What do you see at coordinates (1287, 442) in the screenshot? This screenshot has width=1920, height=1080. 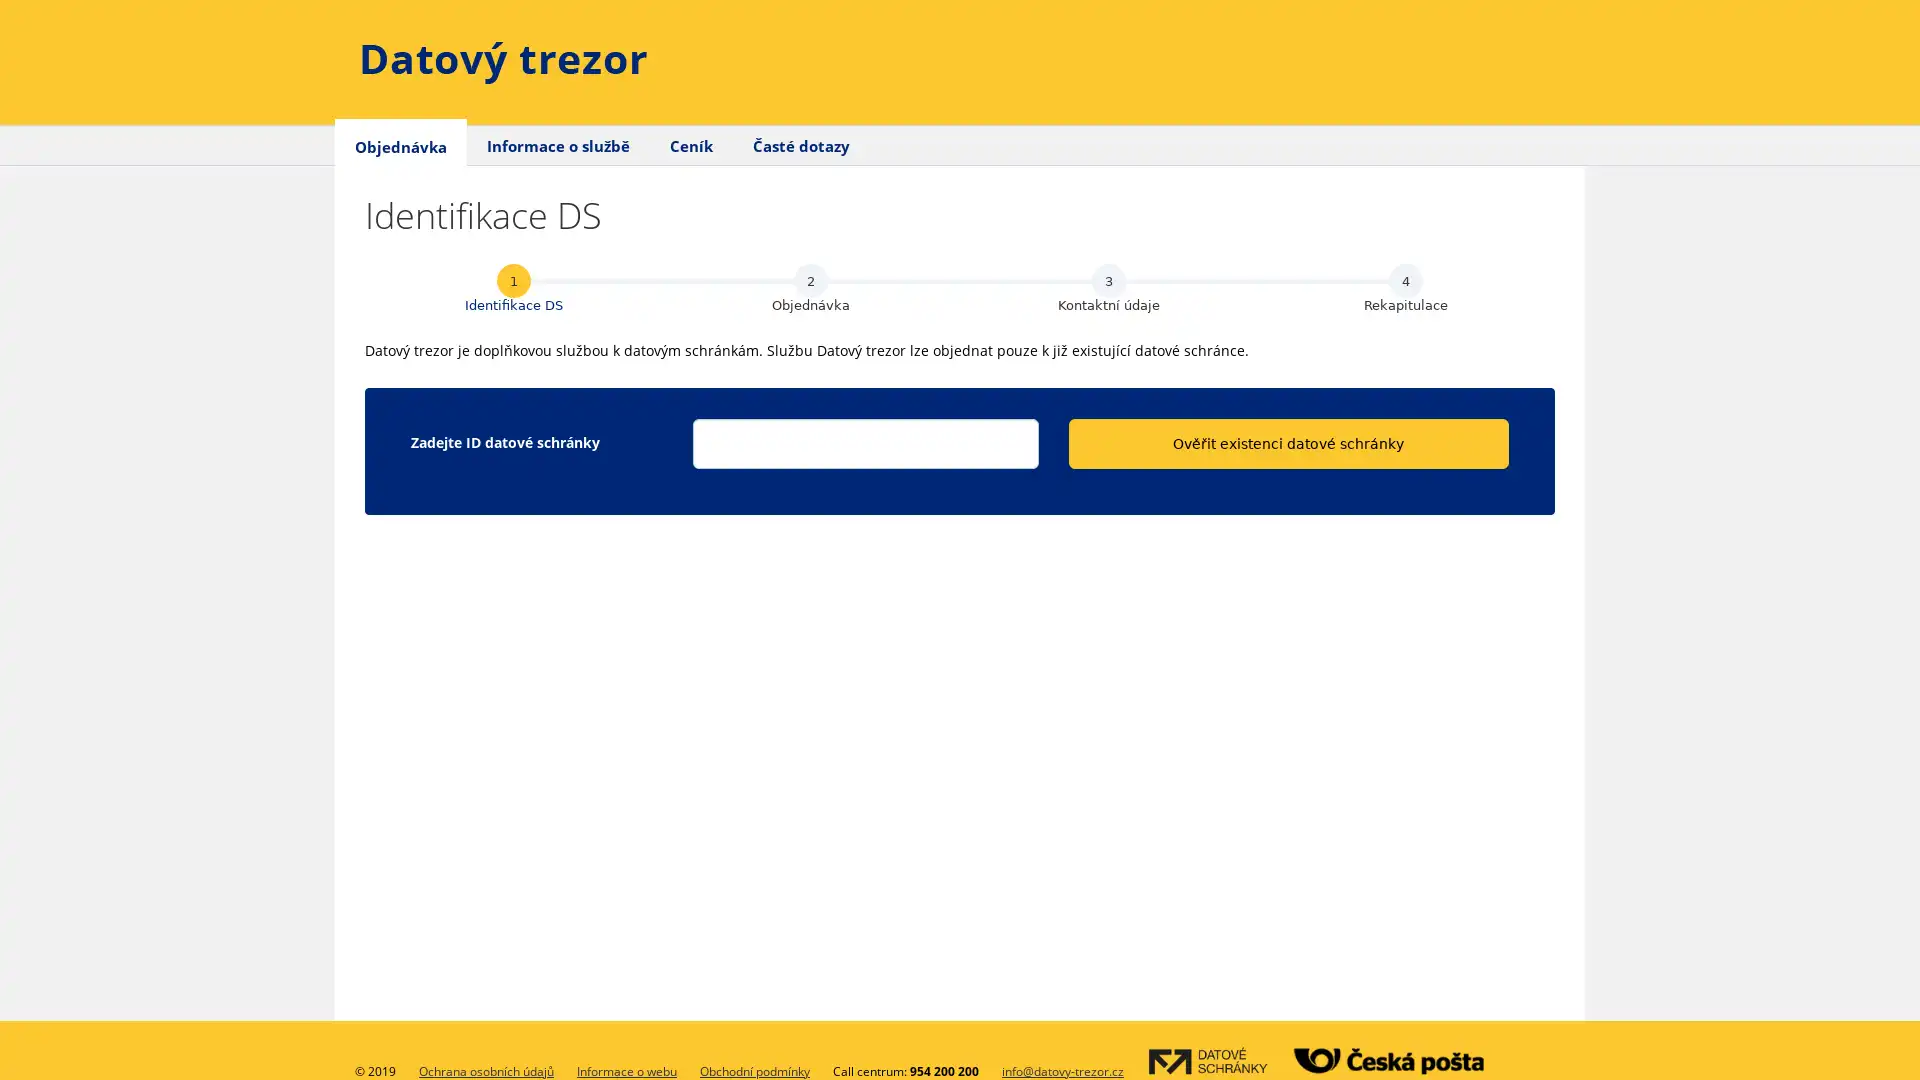 I see `Overit existenci datove schranky` at bounding box center [1287, 442].